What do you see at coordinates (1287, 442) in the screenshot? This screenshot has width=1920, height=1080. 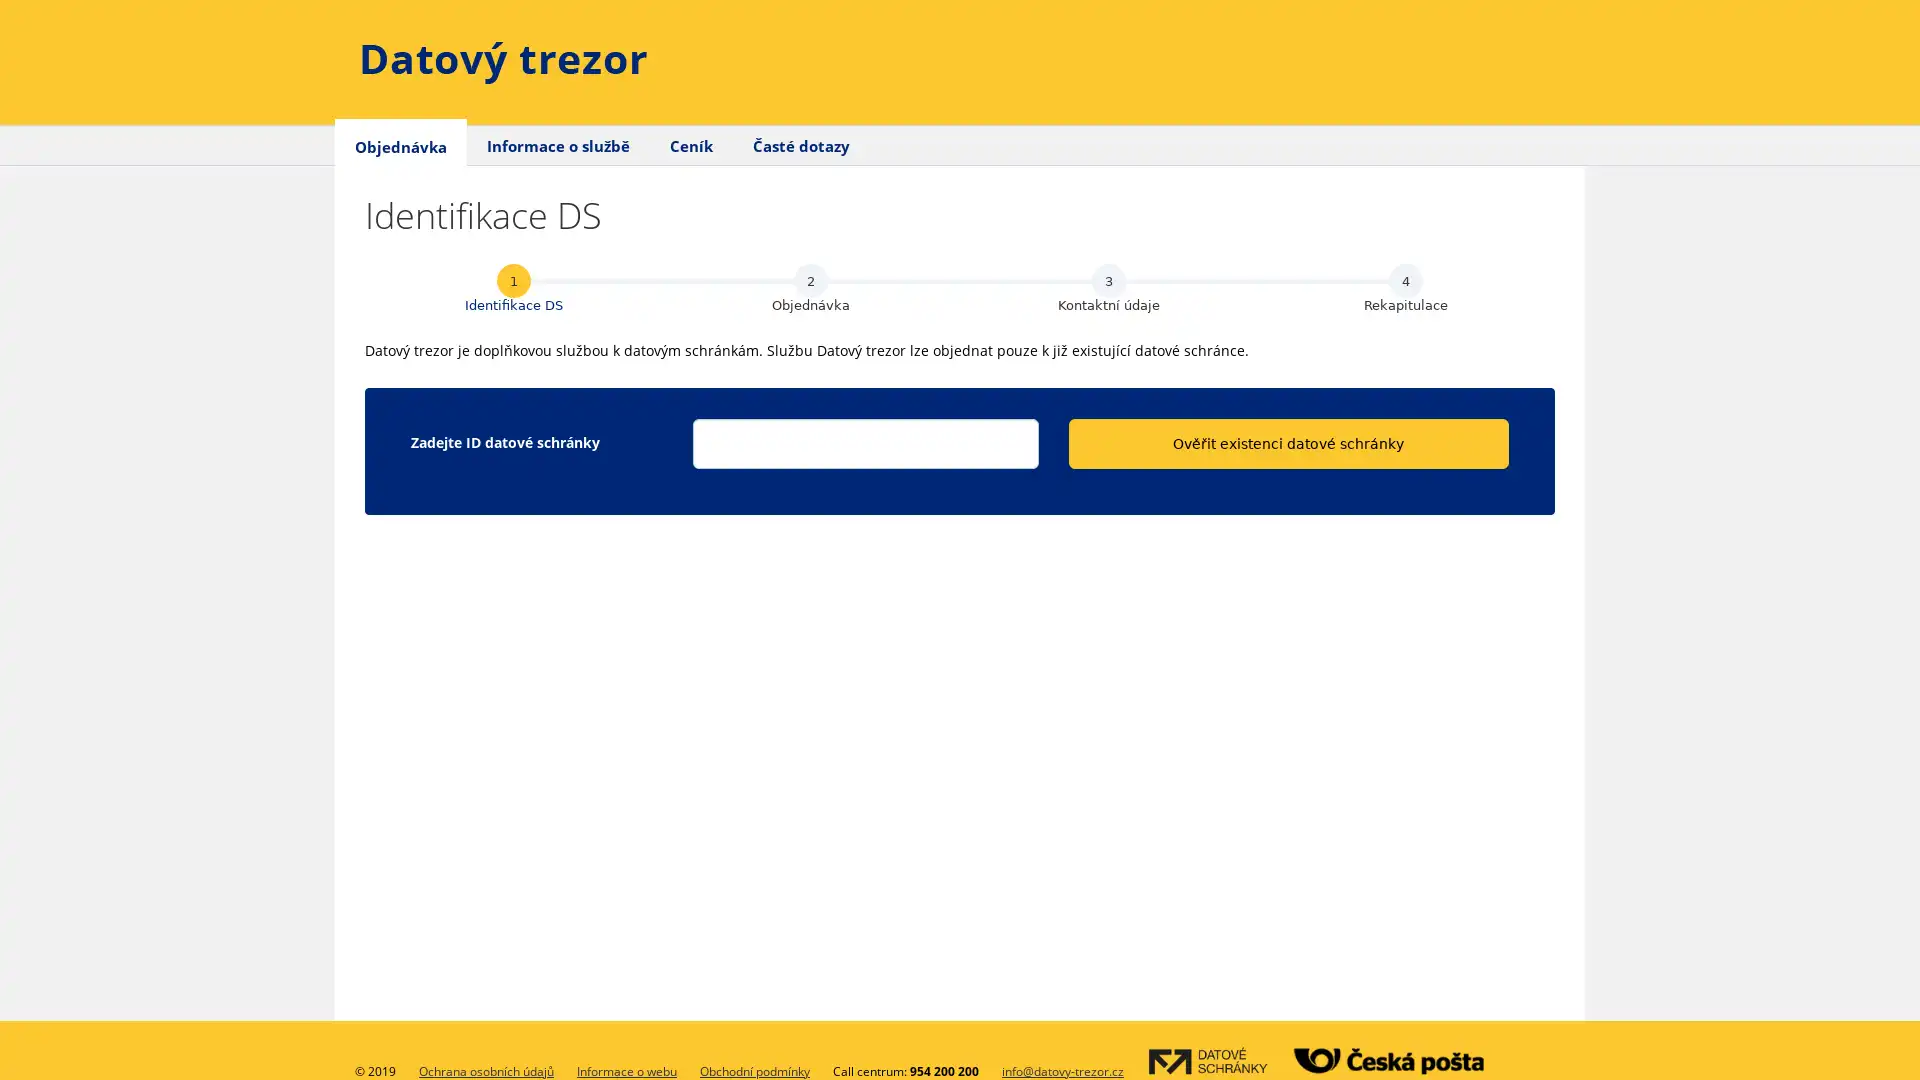 I see `Overit existenci datove schranky` at bounding box center [1287, 442].